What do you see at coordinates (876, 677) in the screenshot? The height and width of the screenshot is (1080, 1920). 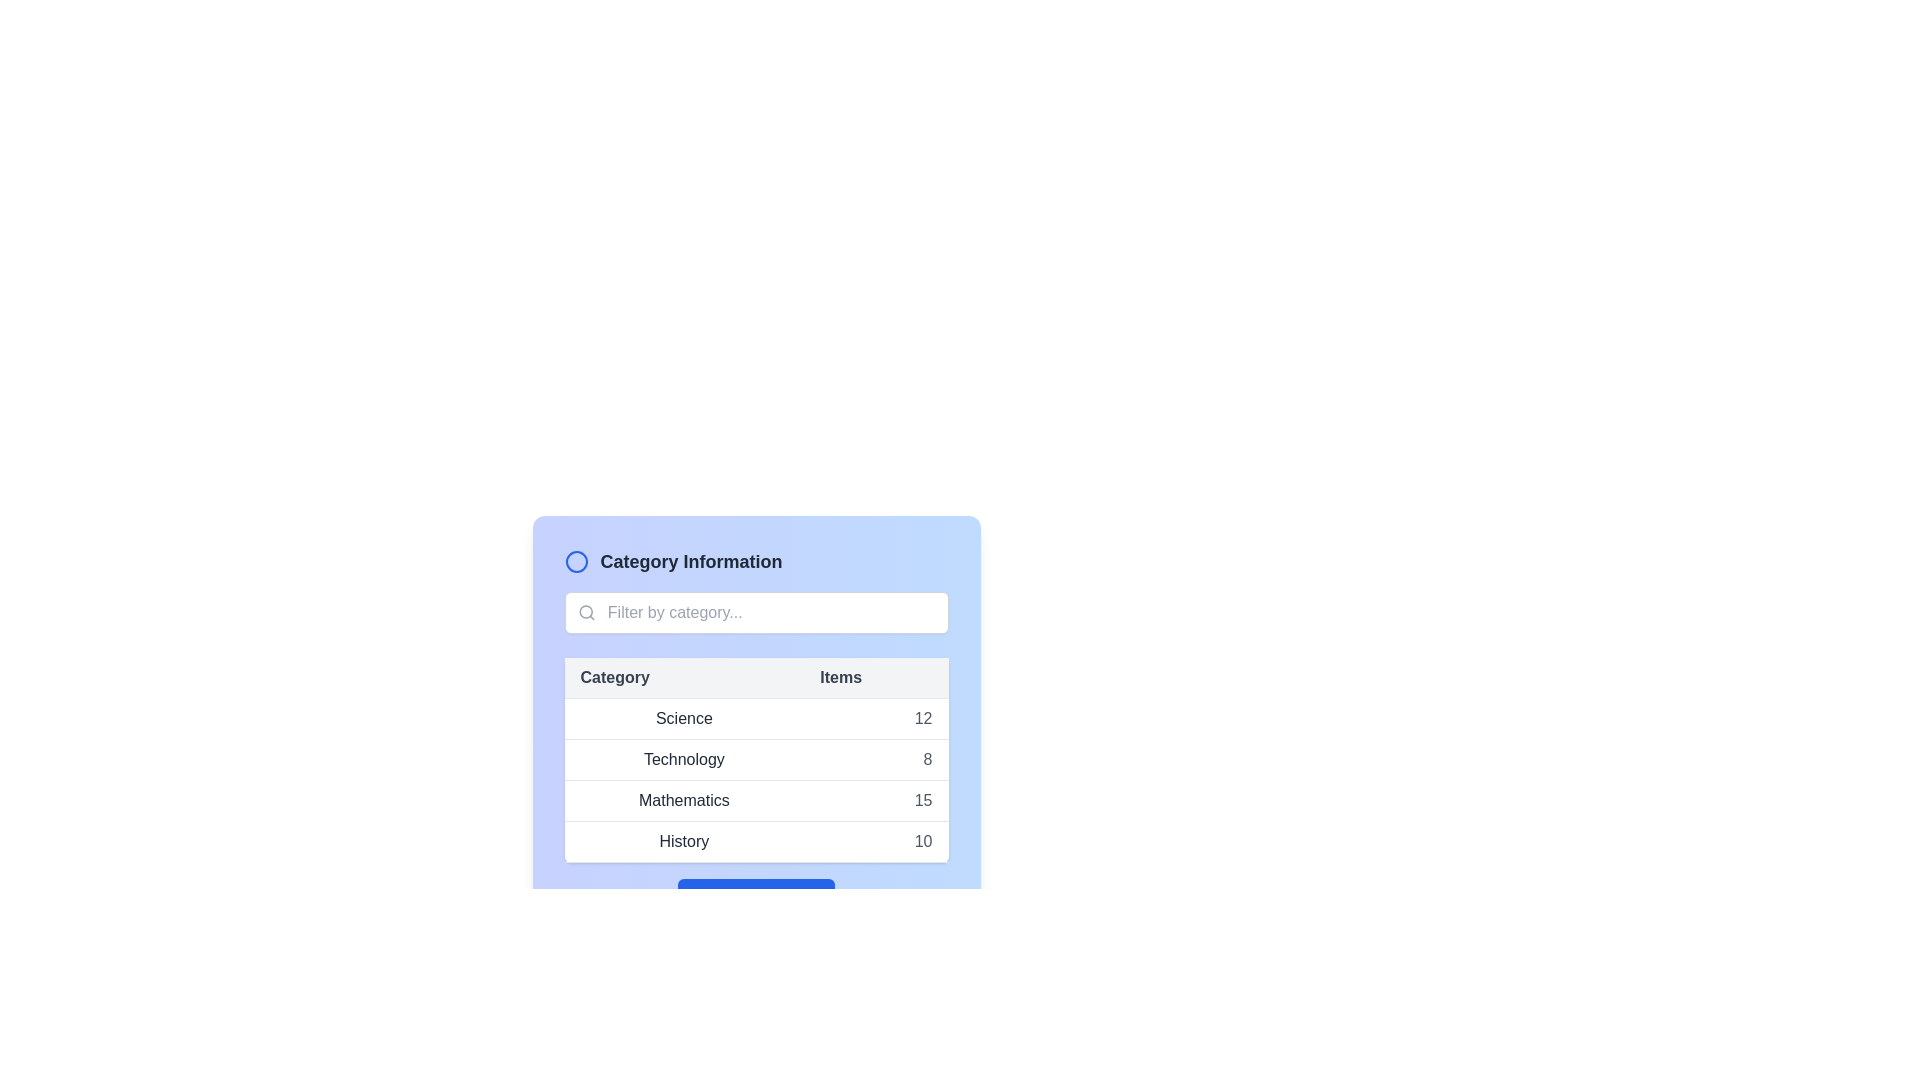 I see `the Table Header Cell that labels the second column of the table, located to the right of the 'Category' header` at bounding box center [876, 677].